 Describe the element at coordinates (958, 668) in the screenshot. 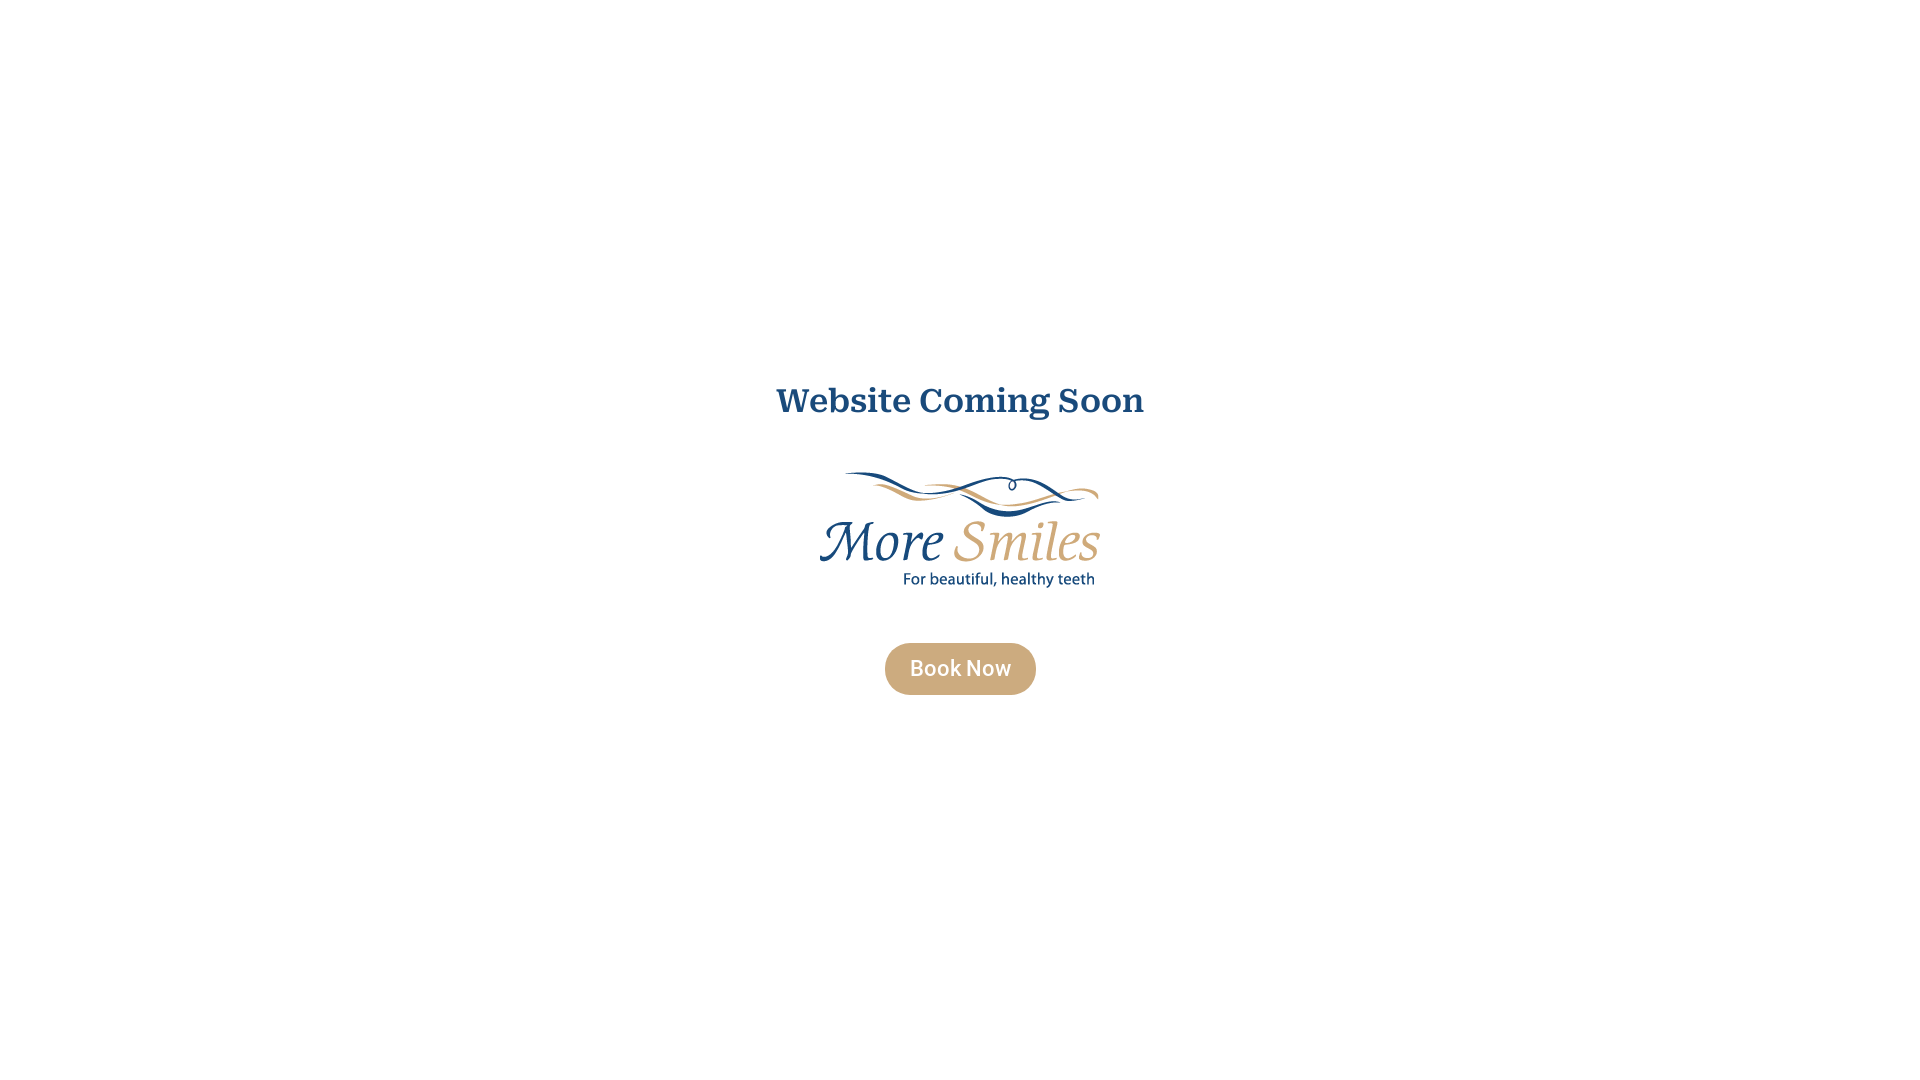

I see `'Book Now'` at that location.